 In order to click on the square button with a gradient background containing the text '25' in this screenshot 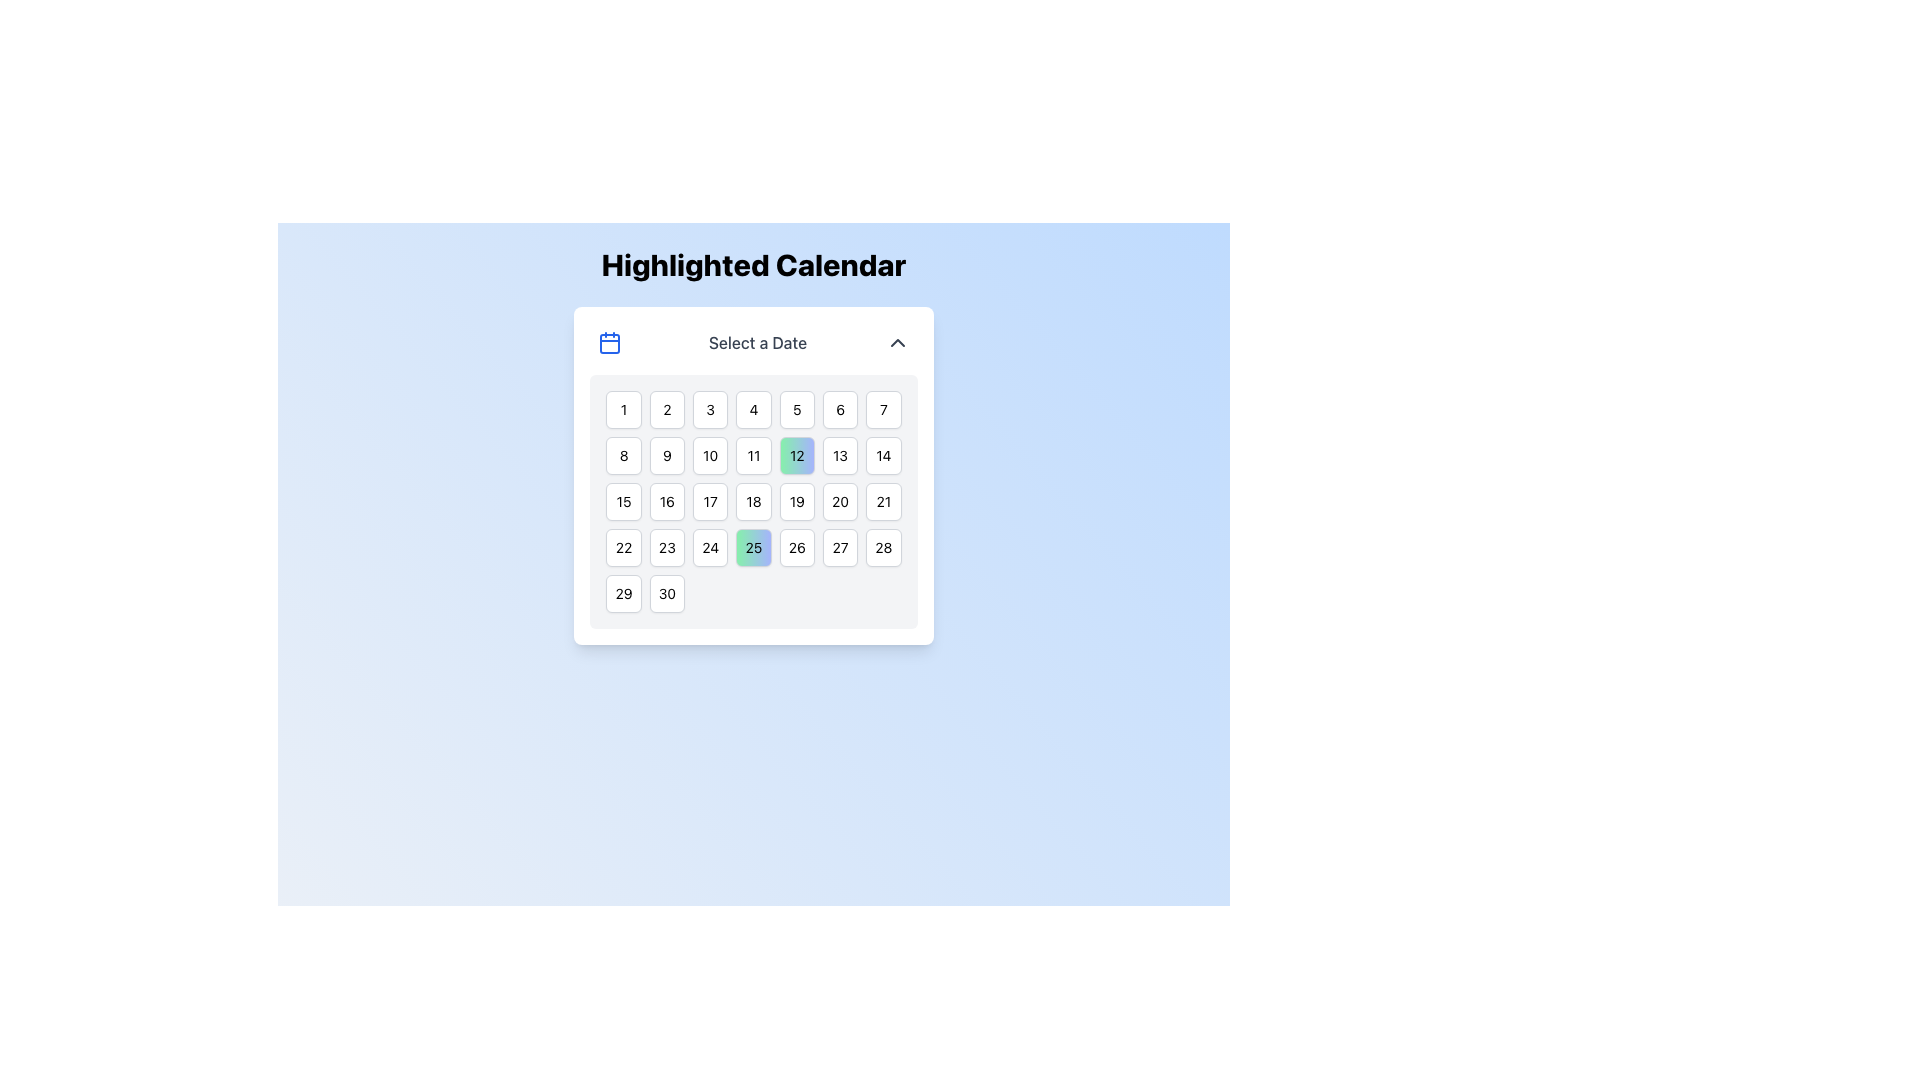, I will do `click(752, 547)`.